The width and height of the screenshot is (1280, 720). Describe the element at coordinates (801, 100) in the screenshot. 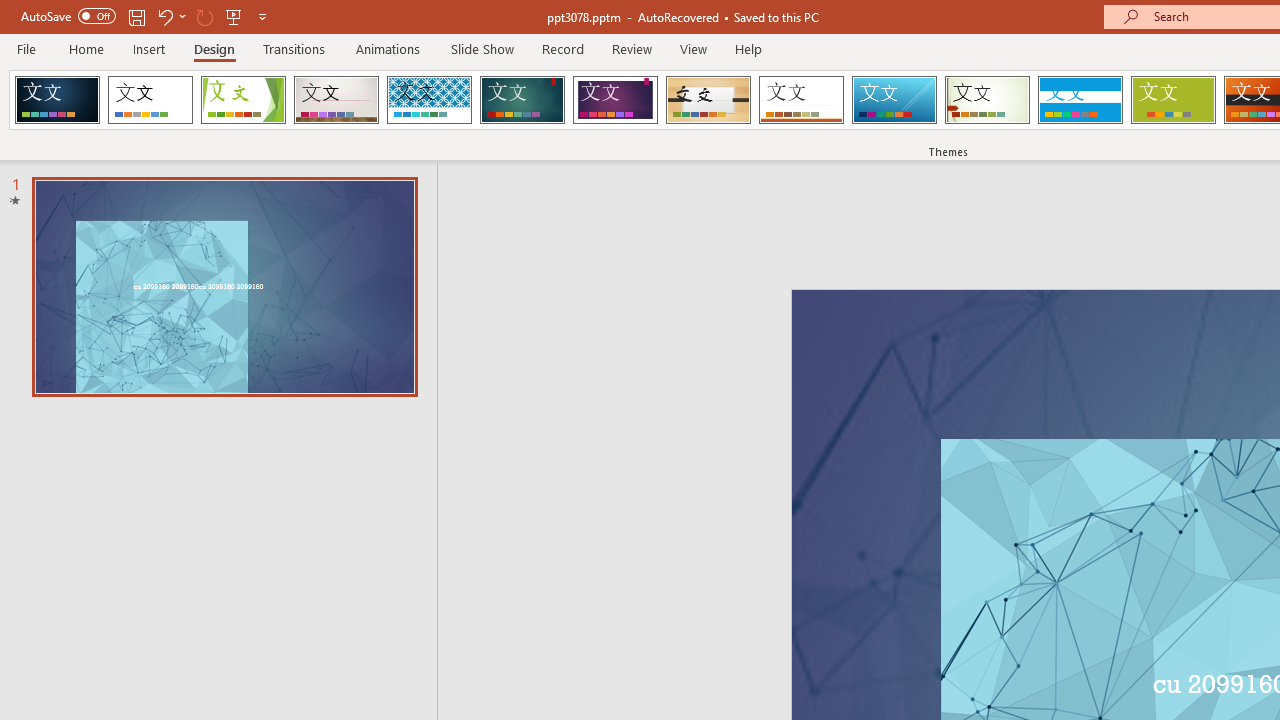

I see `'Retrospect'` at that location.